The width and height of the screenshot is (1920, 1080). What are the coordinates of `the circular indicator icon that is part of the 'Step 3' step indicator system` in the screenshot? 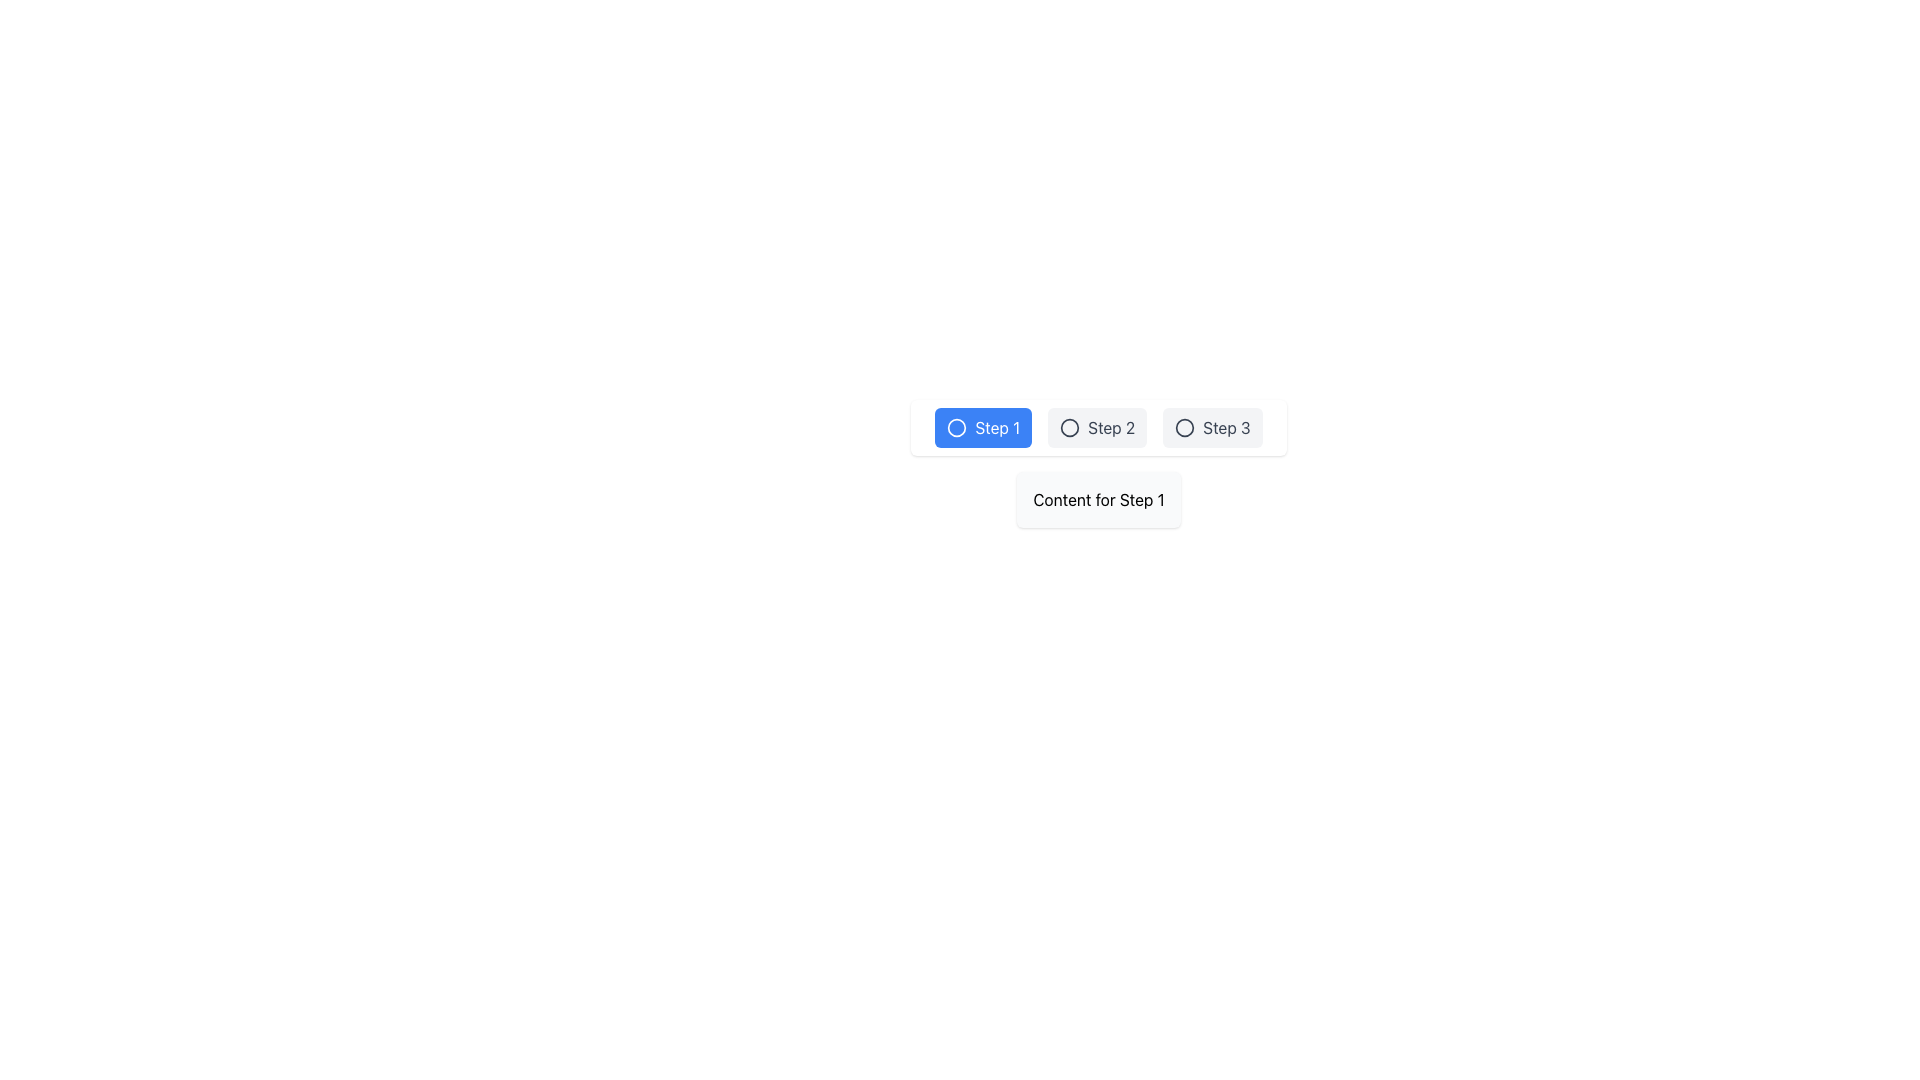 It's located at (1185, 427).